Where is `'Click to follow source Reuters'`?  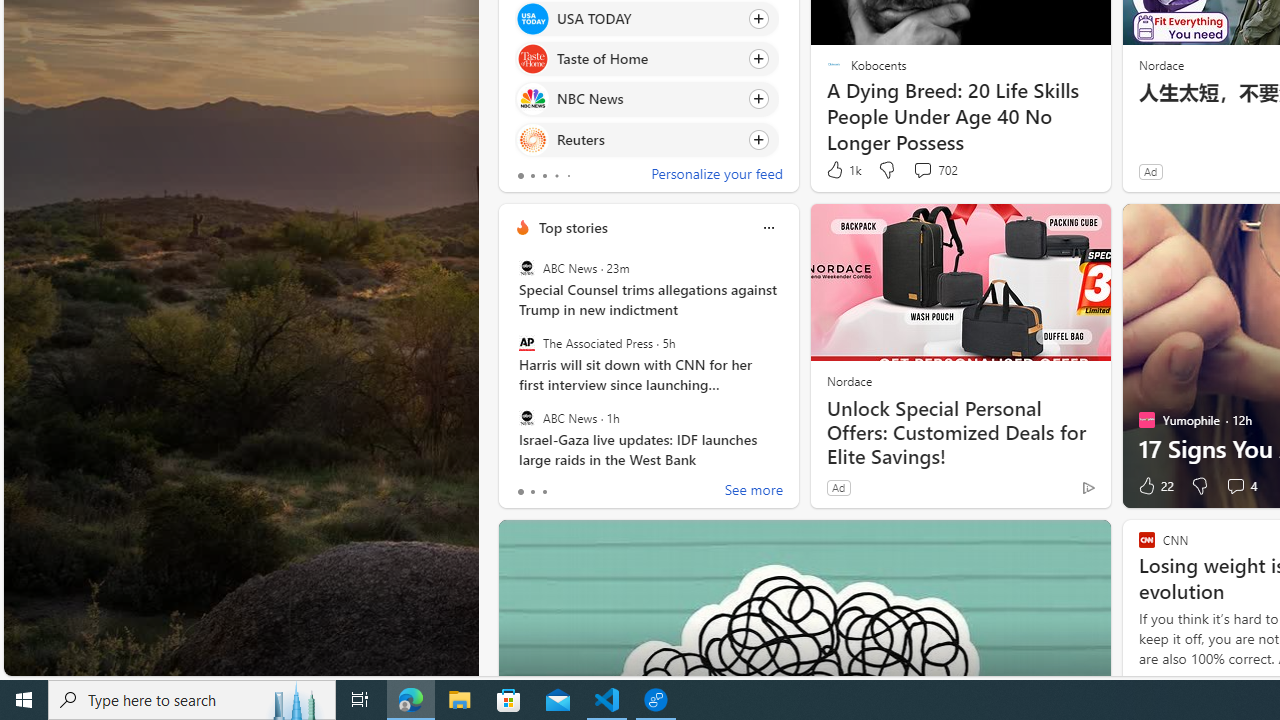 'Click to follow source Reuters' is located at coordinates (647, 138).